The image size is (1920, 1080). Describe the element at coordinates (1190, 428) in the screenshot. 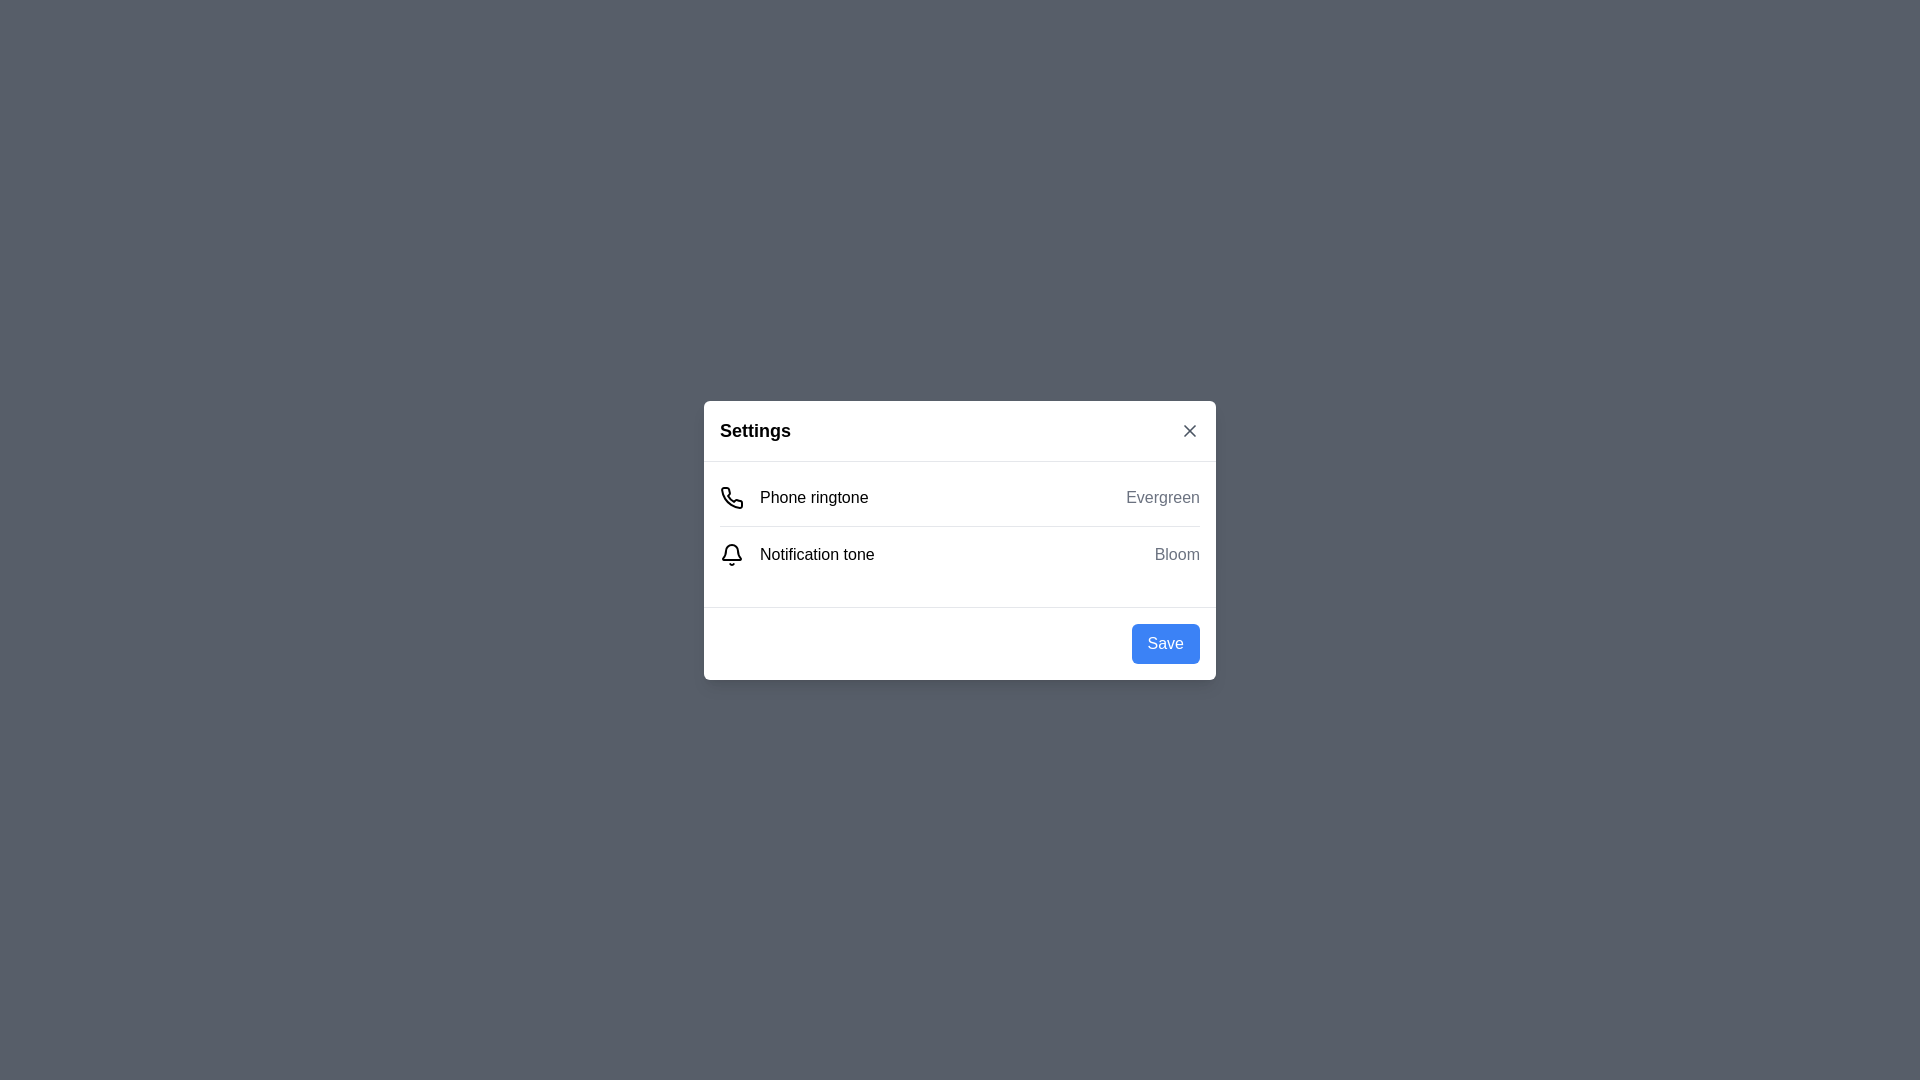

I see `the small 'X' icon in the upper-right corner of the 'Settings' modal` at that location.